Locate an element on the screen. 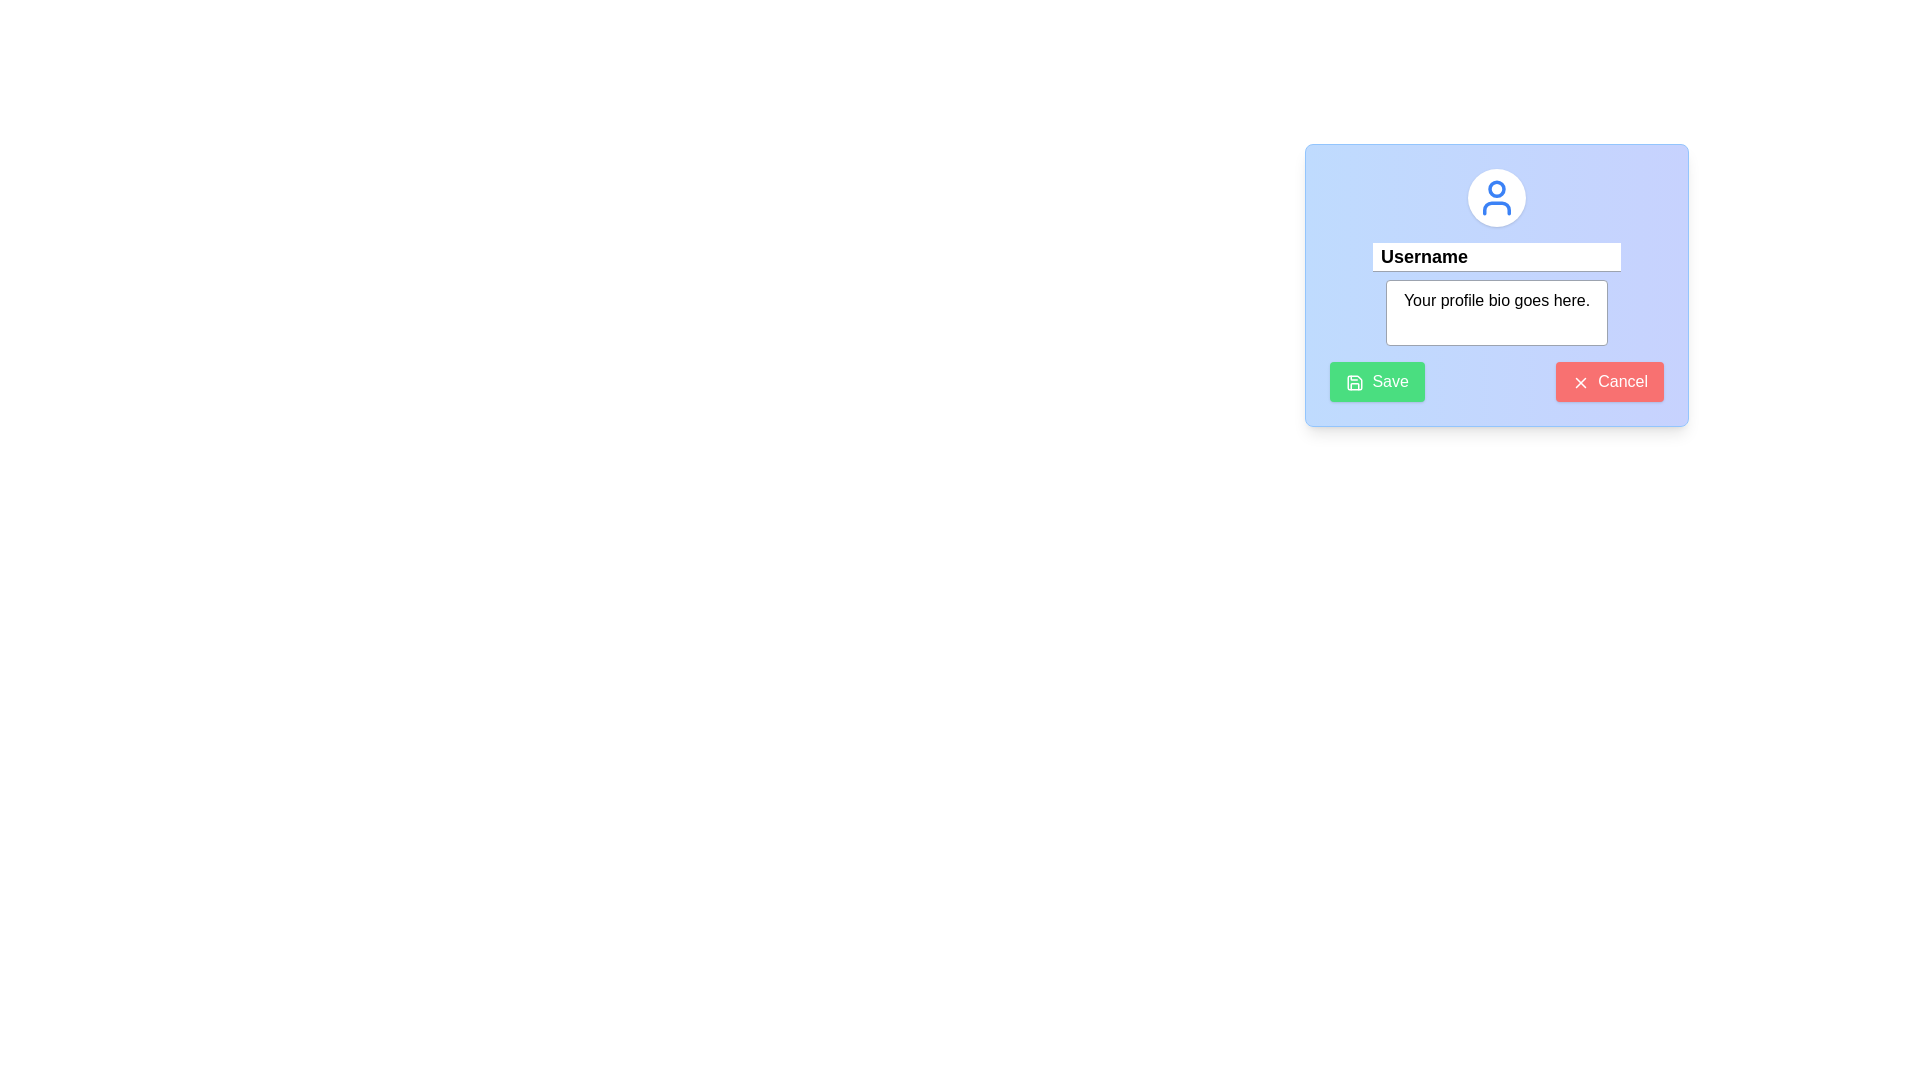 This screenshot has height=1080, width=1920. the small red 'X' icon located to the left of the 'Cancel' button is located at coordinates (1579, 382).